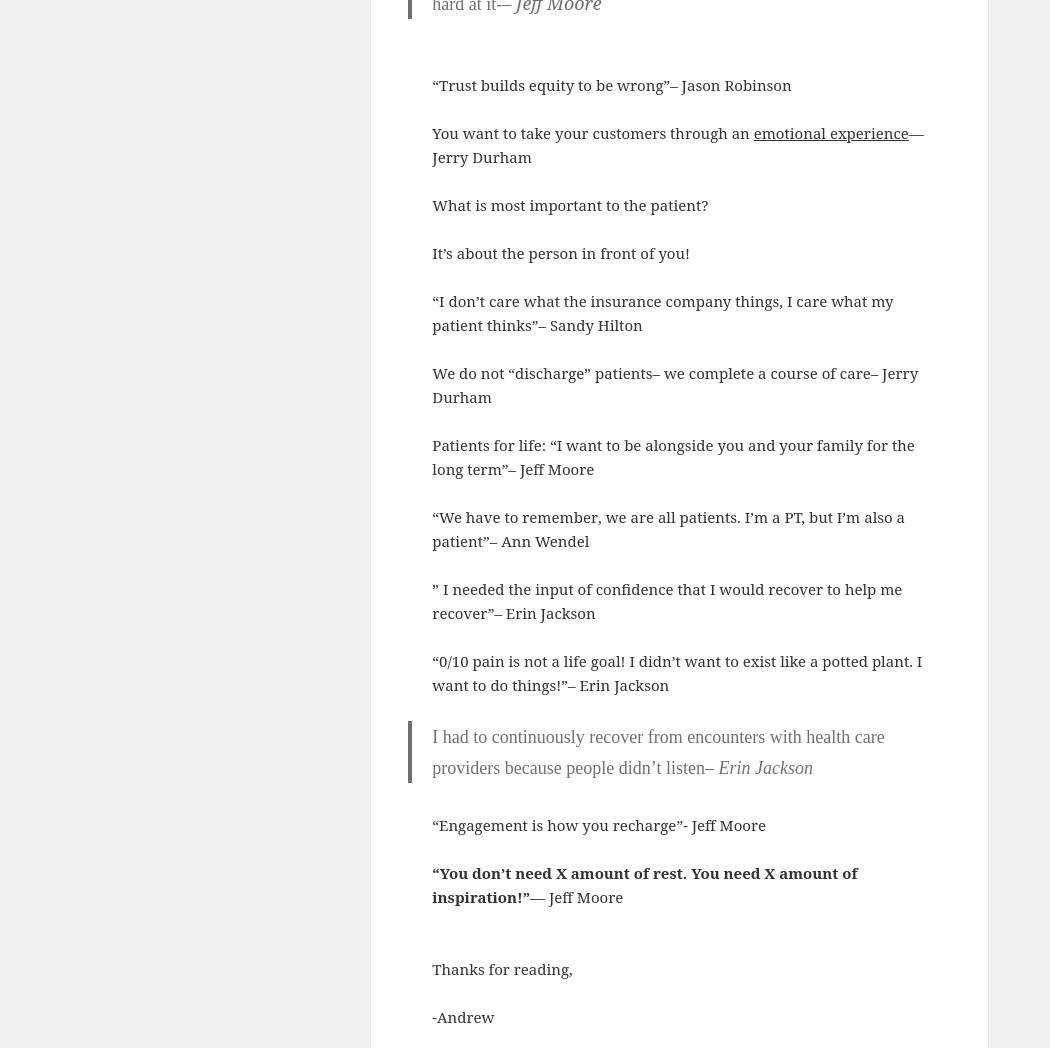 This screenshot has width=1050, height=1048. Describe the element at coordinates (667, 526) in the screenshot. I see `'“We have to remember, we are all patients. I’m a PT, but I’m also a patient”– Ann Wendel'` at that location.